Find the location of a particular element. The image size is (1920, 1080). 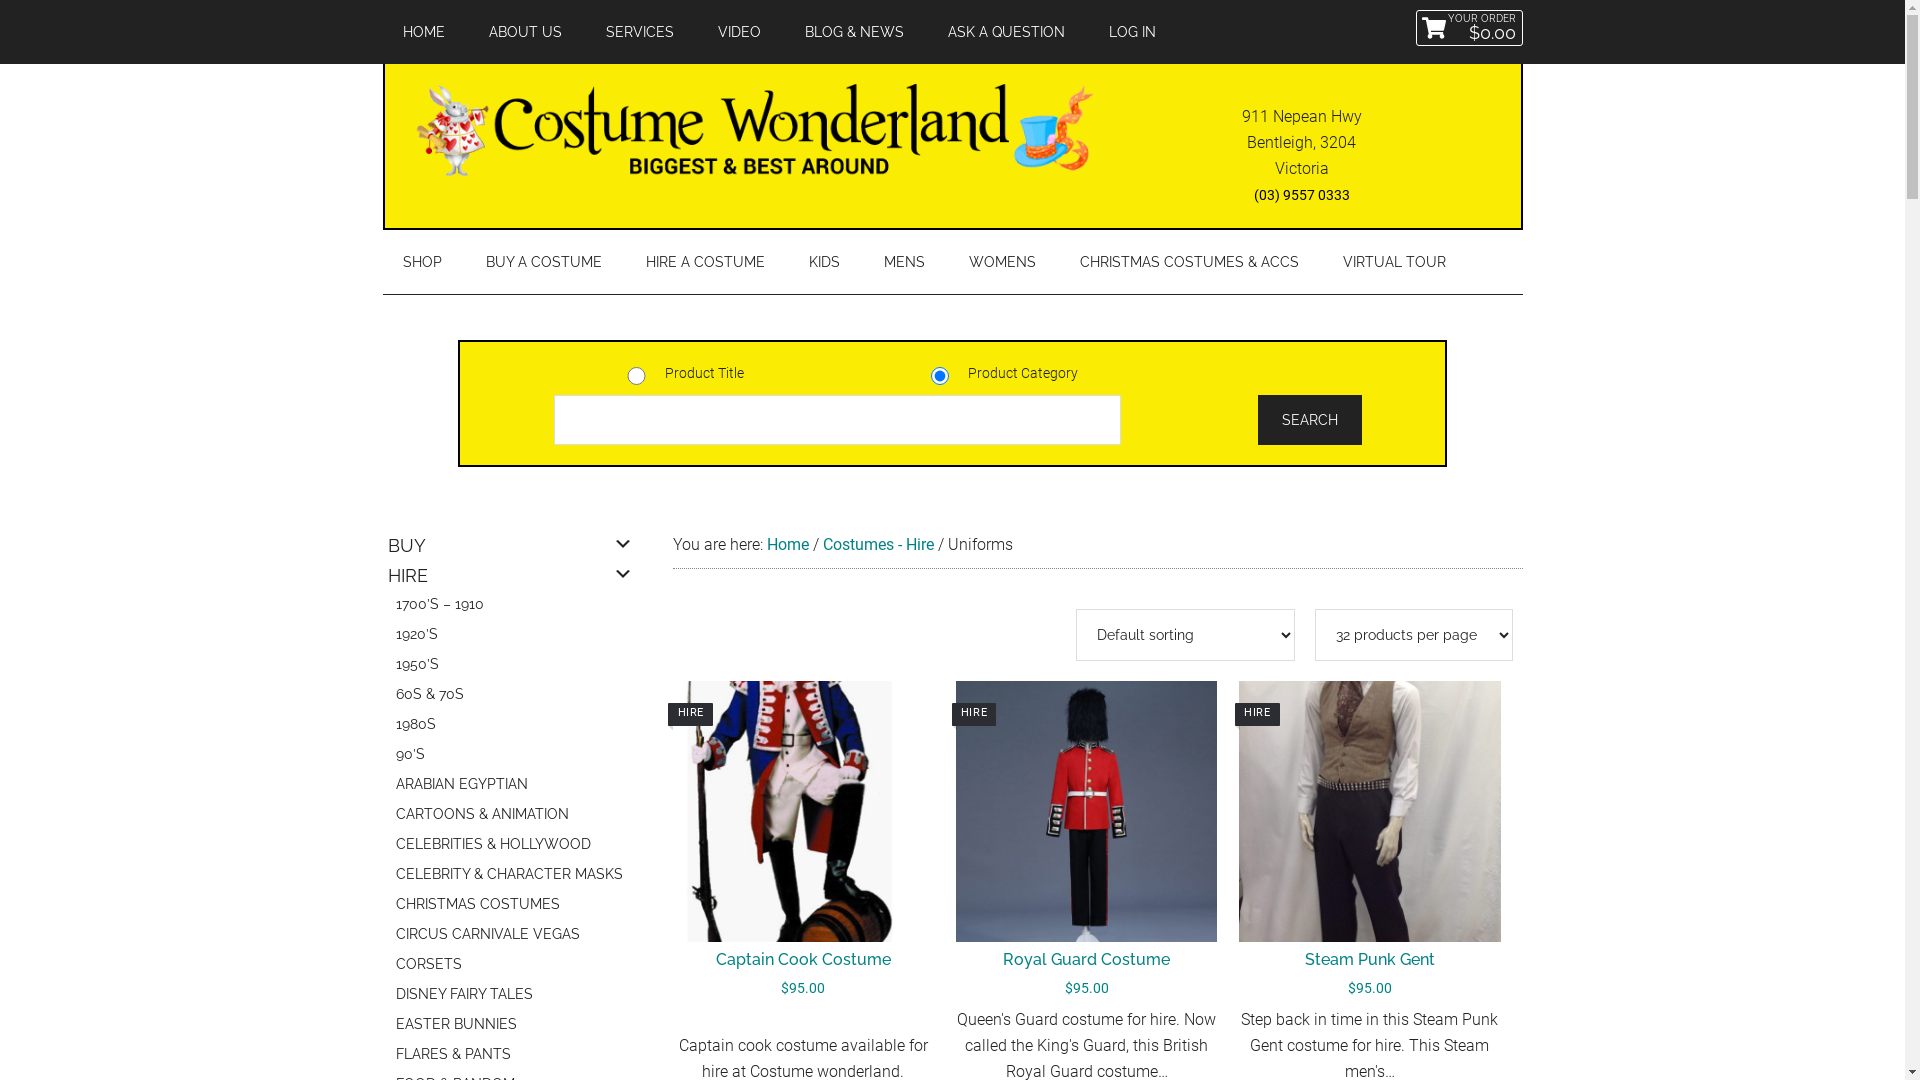

'CHRISTMAS COSTUMES & ACCS' is located at coordinates (1189, 261).